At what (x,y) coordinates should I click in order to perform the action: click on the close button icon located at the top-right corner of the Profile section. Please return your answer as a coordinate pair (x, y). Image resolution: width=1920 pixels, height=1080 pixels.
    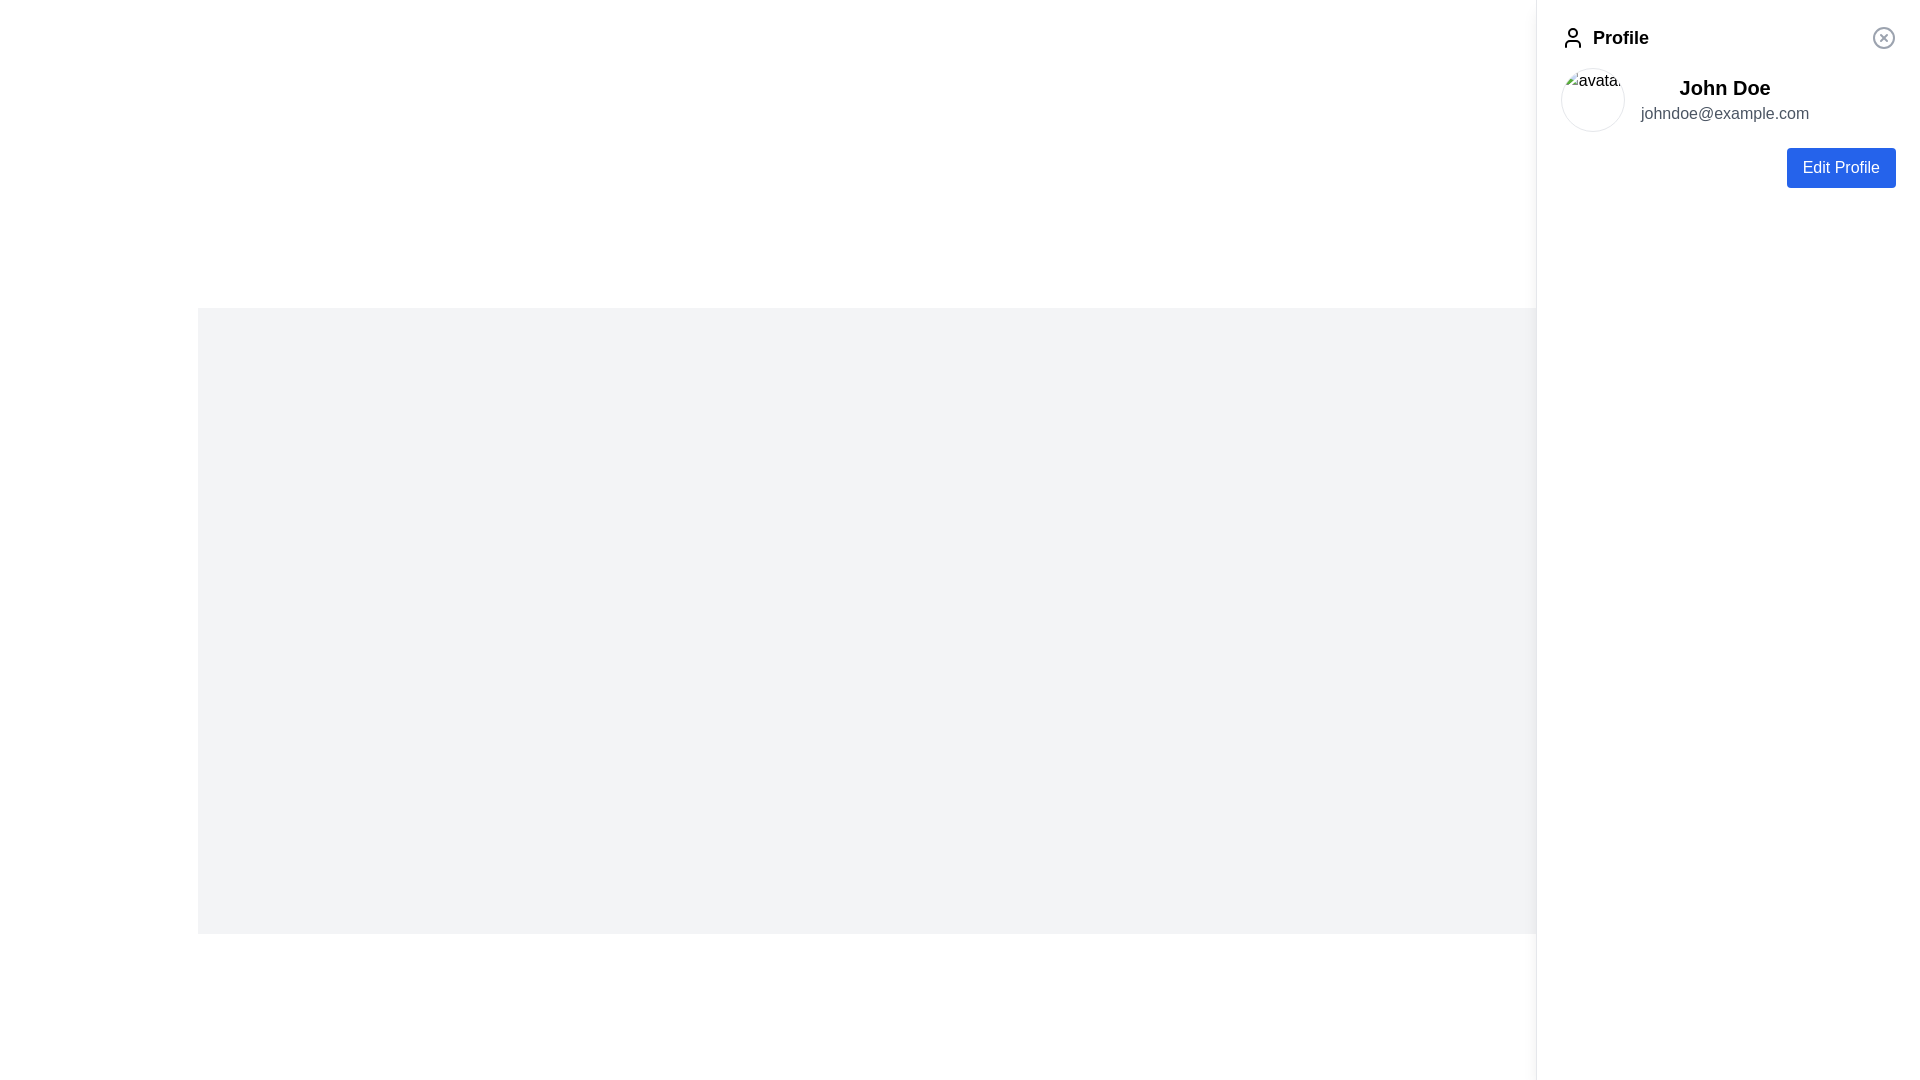
    Looking at the image, I should click on (1882, 38).